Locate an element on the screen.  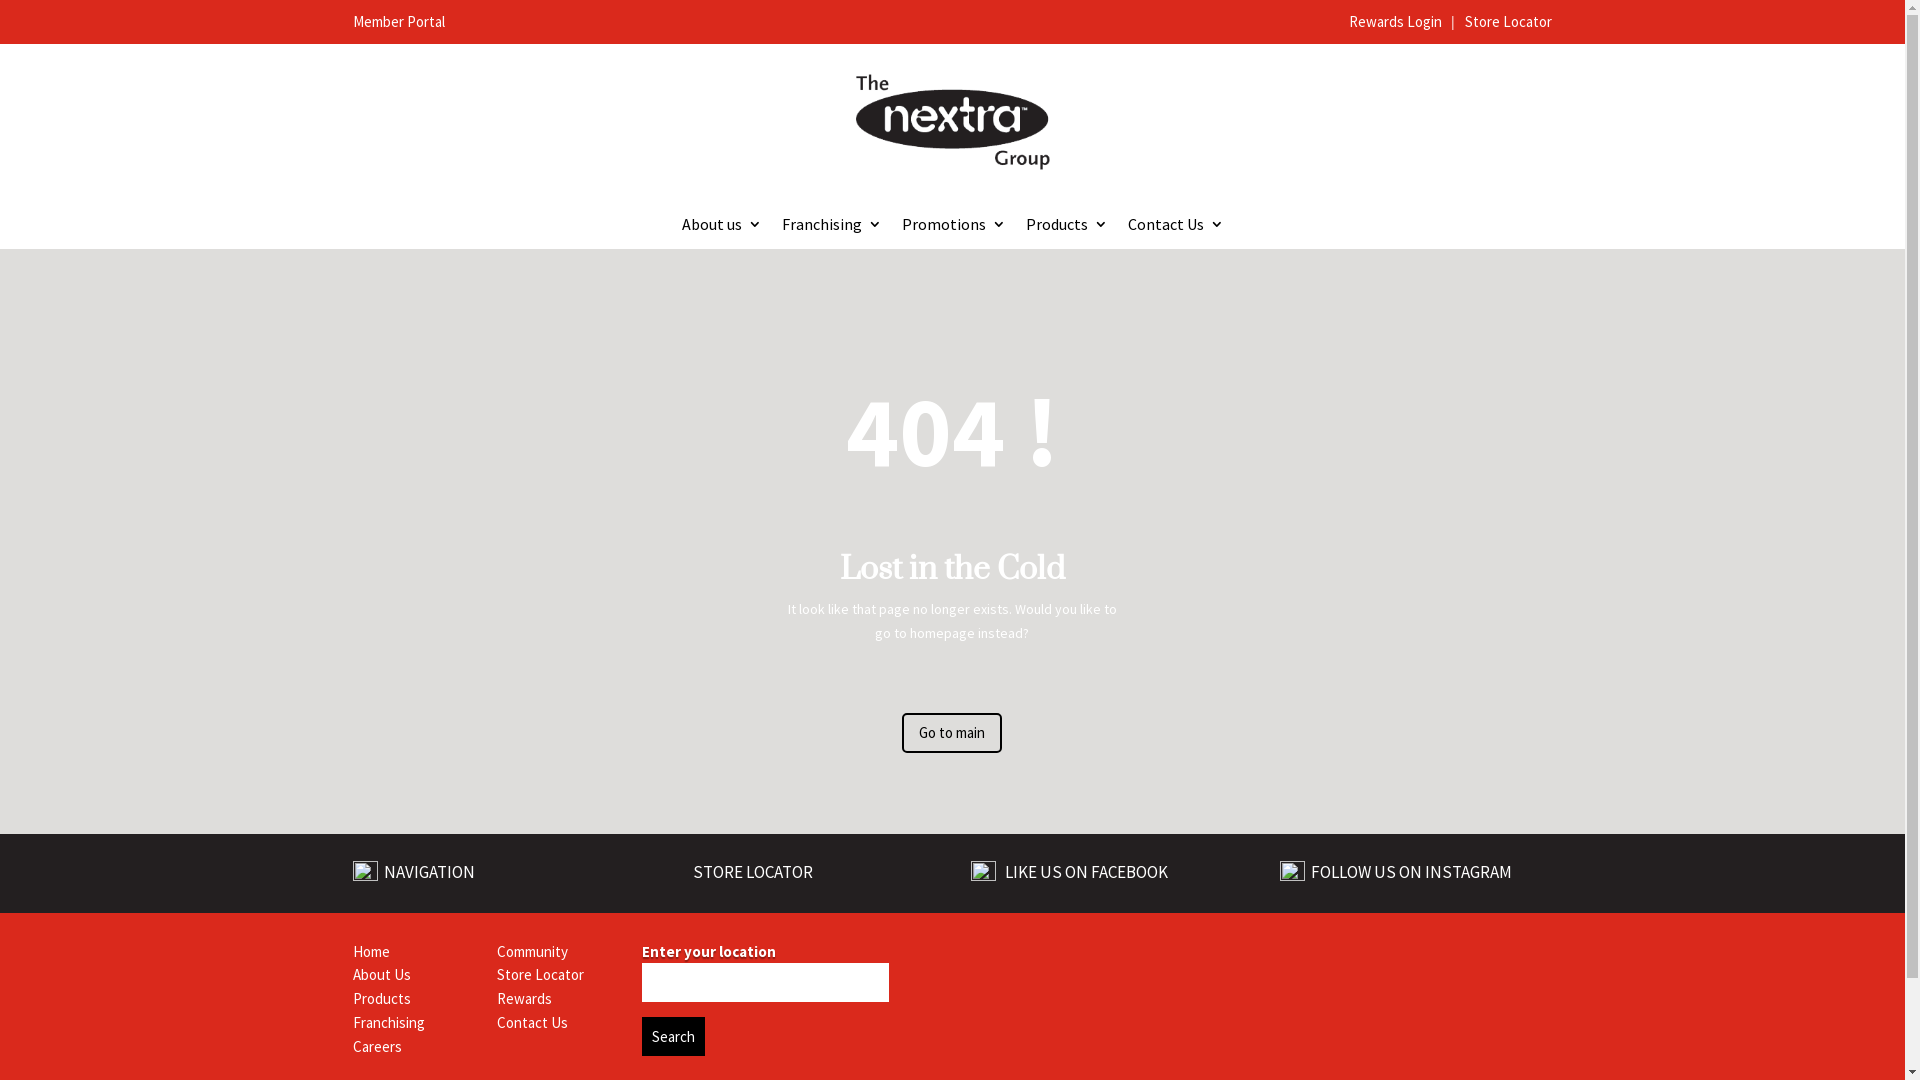
'nextra' is located at coordinates (1193, 963).